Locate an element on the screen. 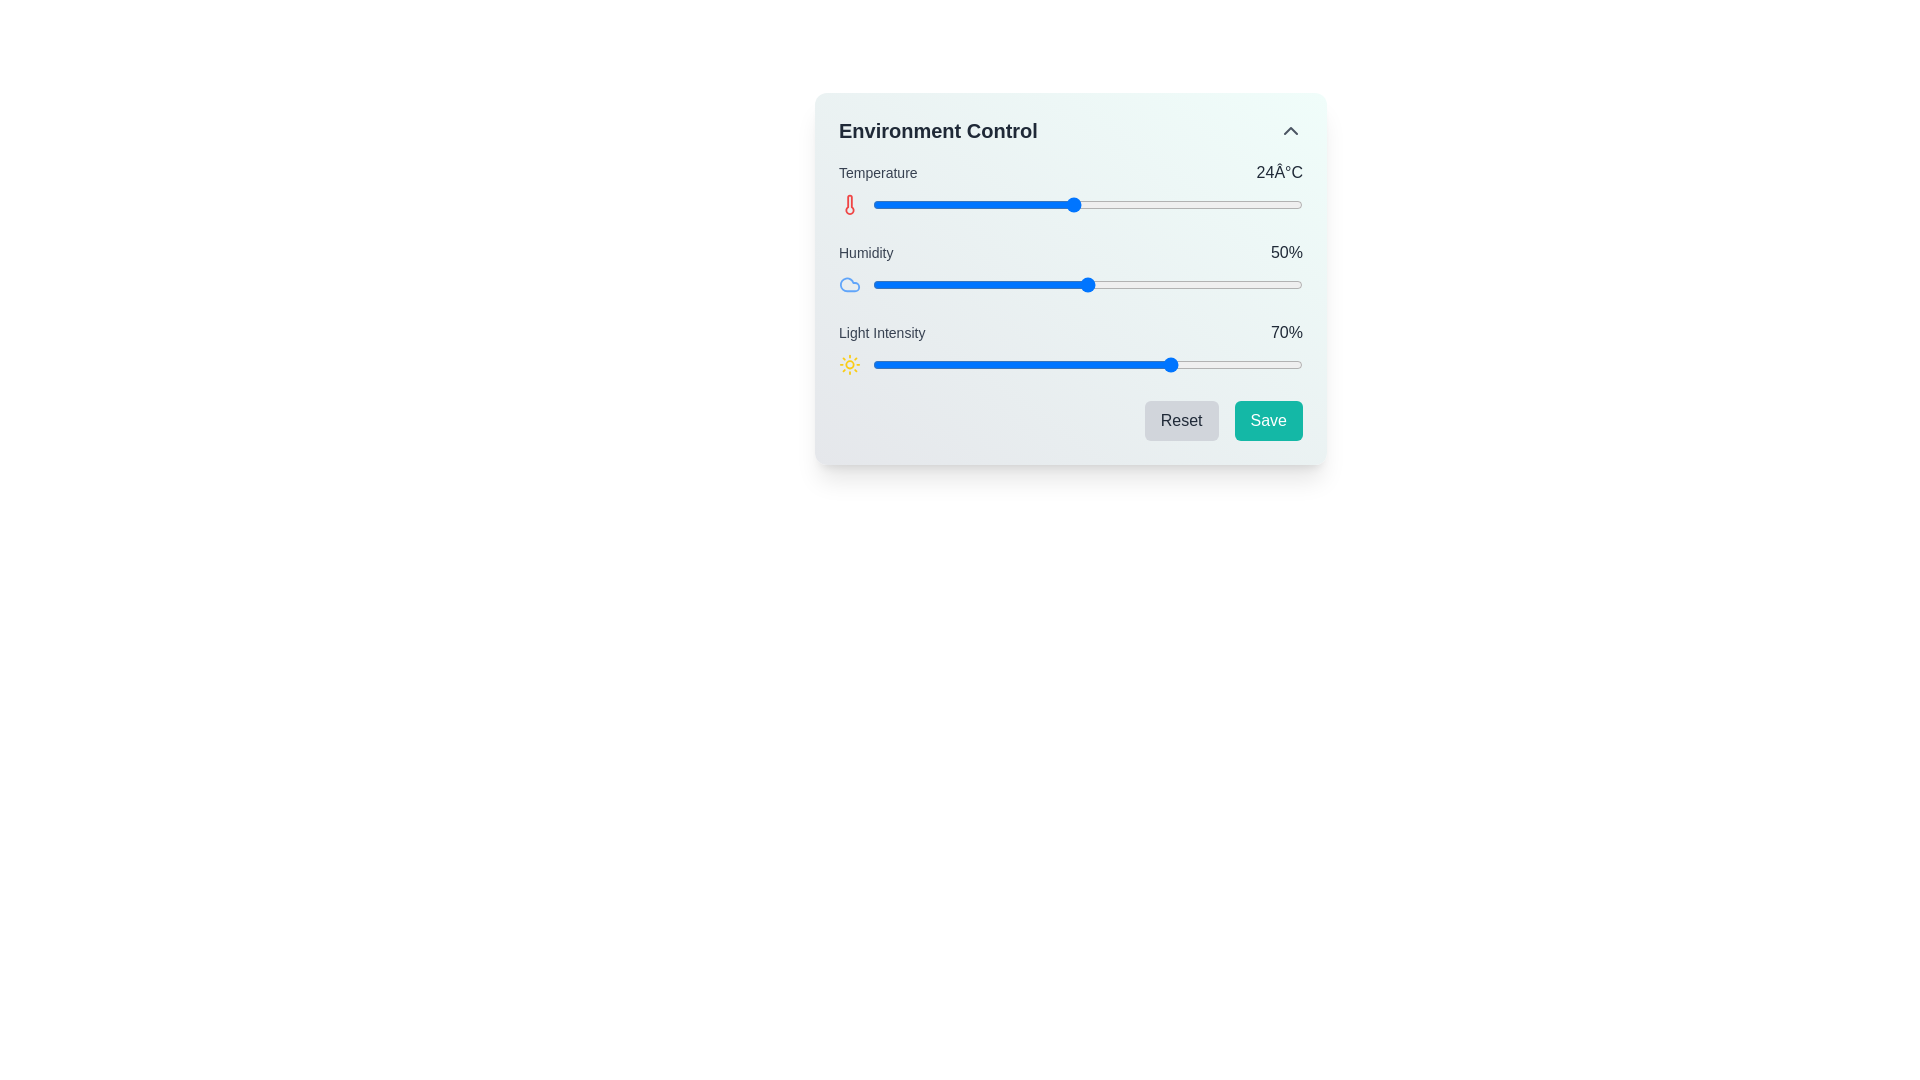  the temperature slider is located at coordinates (1072, 204).